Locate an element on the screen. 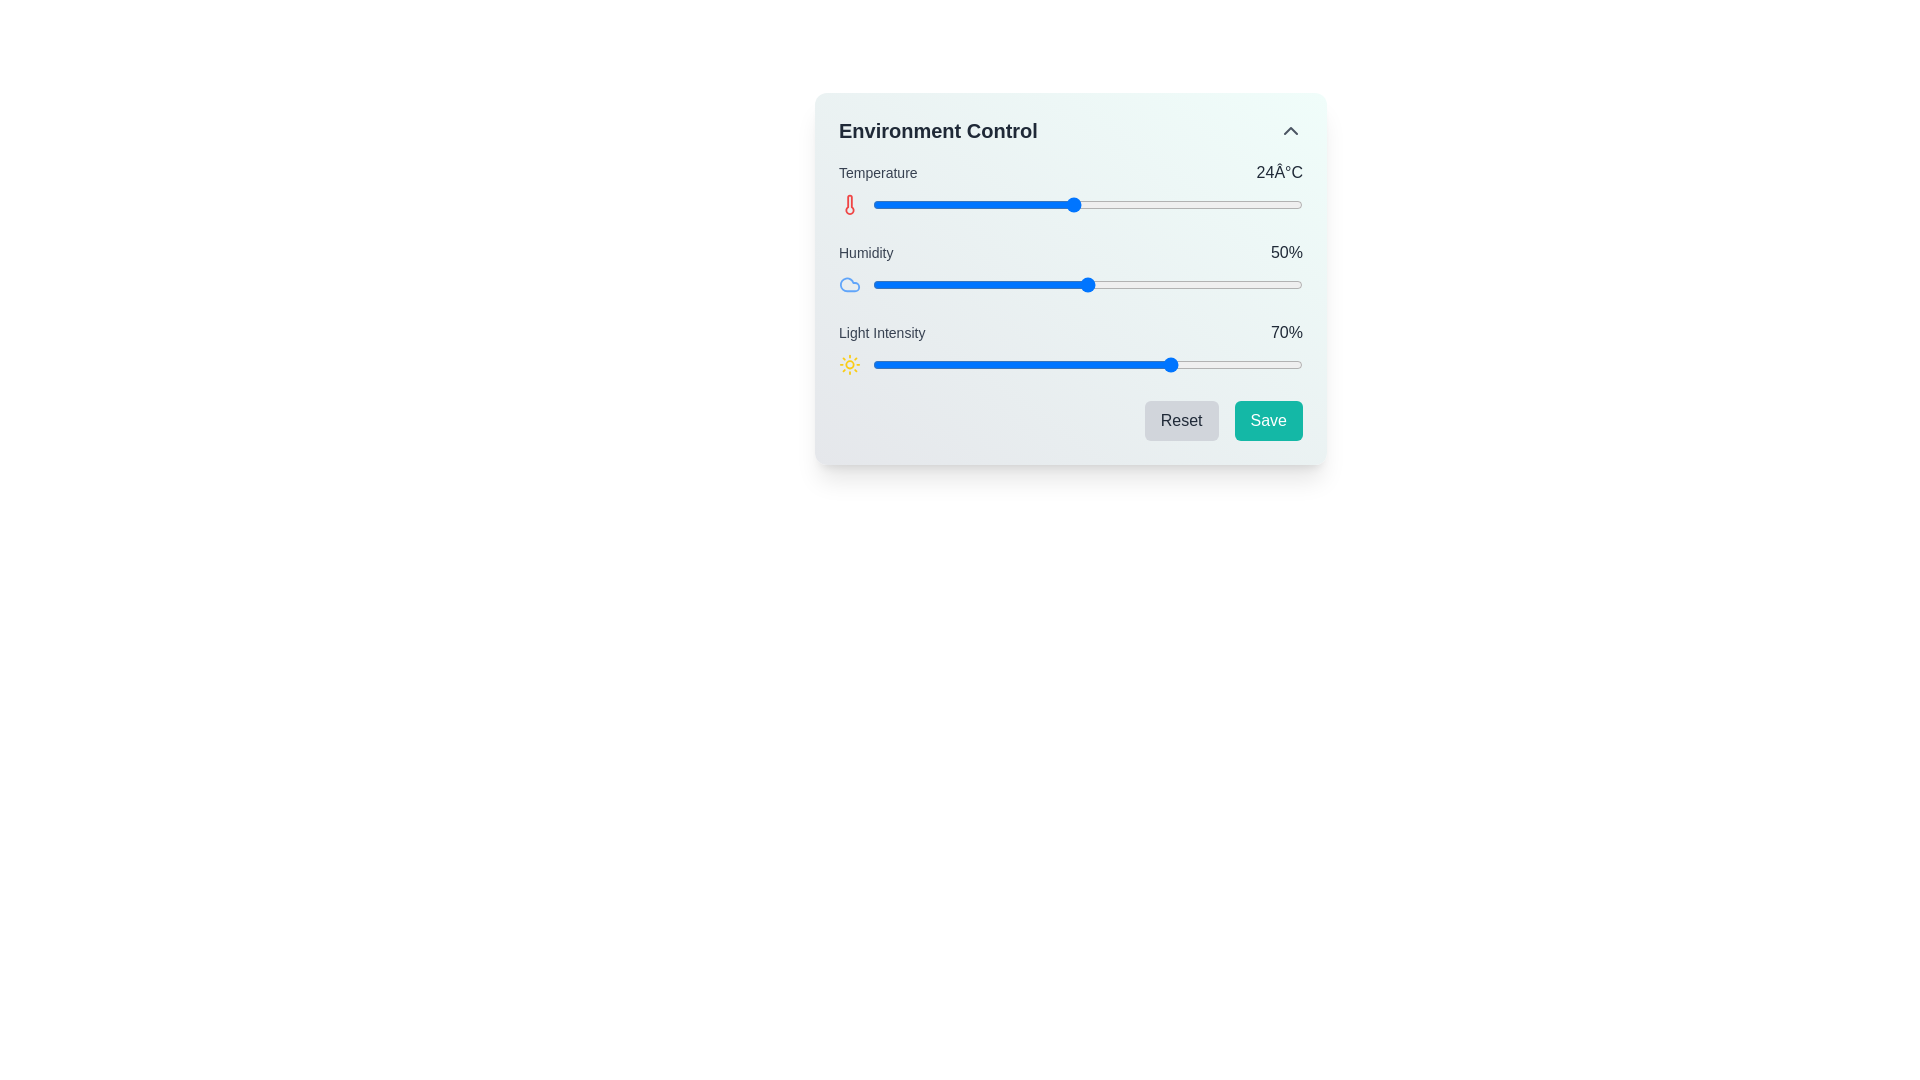  the temperature slider is located at coordinates (1072, 204).